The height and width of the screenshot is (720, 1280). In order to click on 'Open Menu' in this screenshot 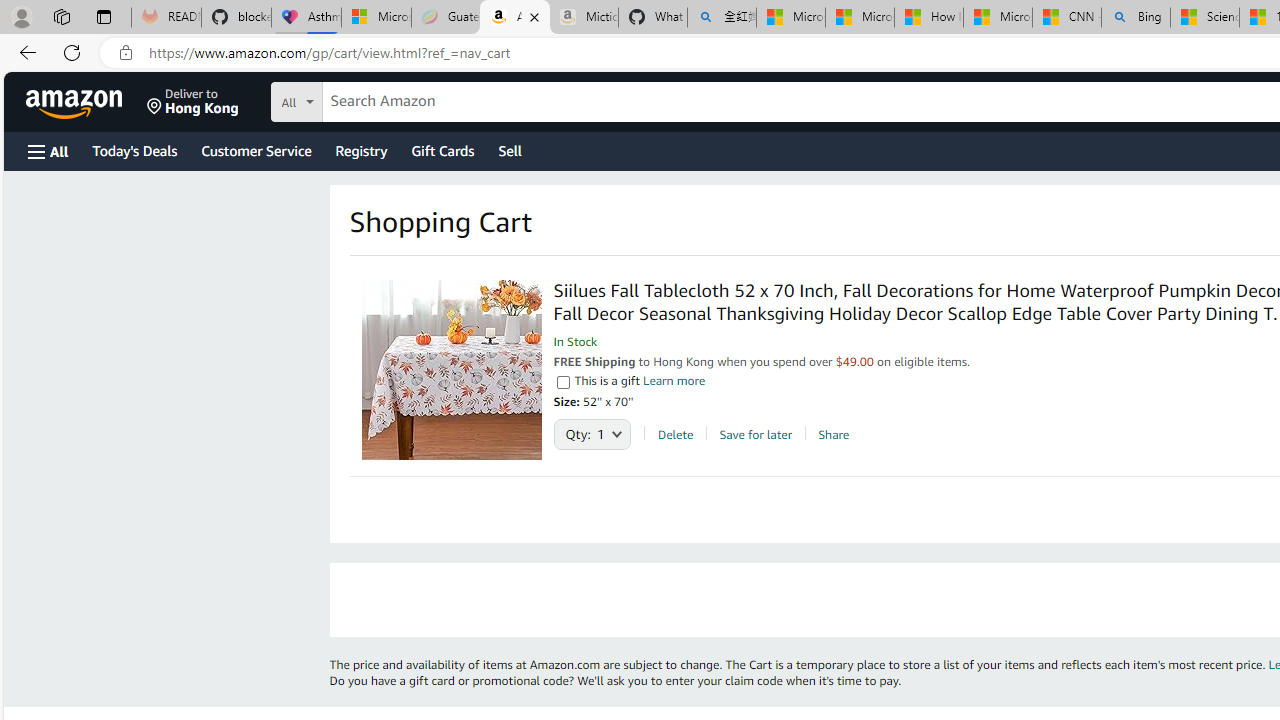, I will do `click(48, 150)`.